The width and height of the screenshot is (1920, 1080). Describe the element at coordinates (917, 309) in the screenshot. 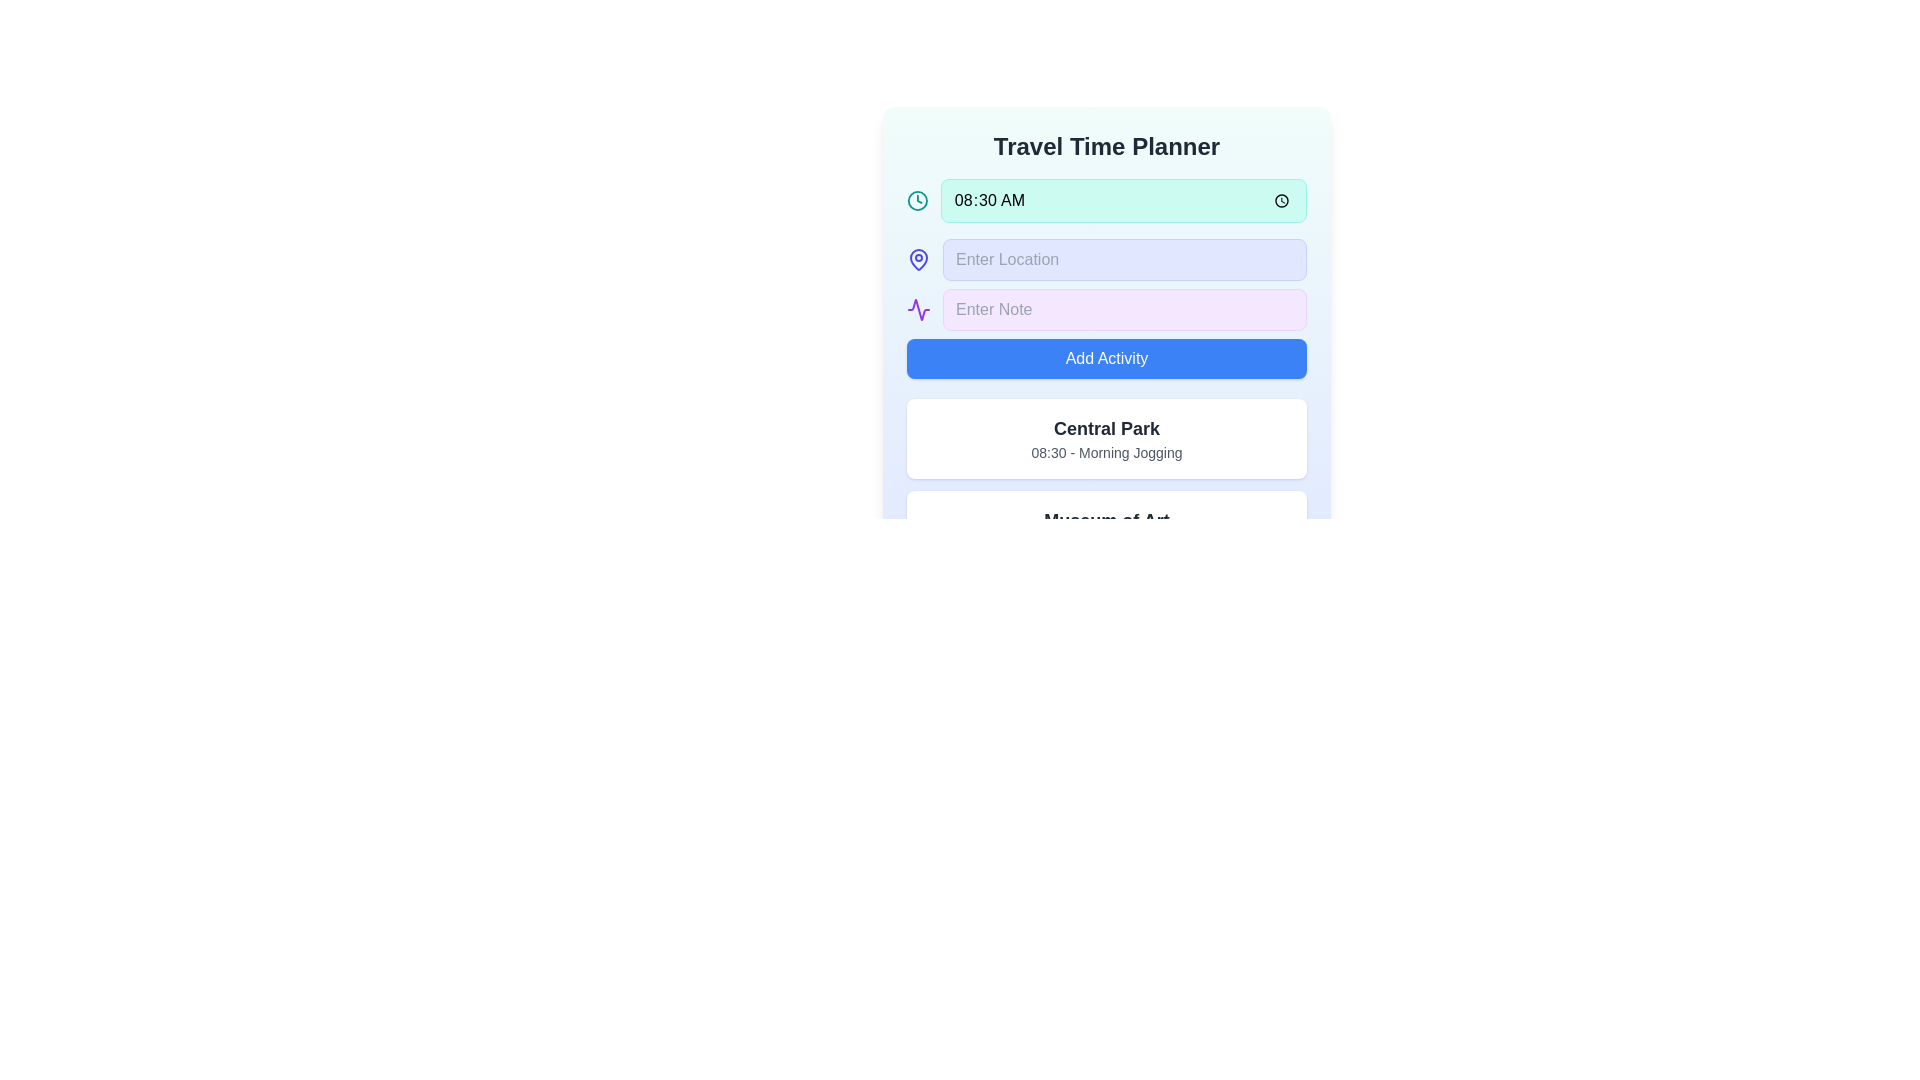

I see `the small purple waveform-shaped icon located to the left of the 'Enter Note' text input field for interaction` at that location.